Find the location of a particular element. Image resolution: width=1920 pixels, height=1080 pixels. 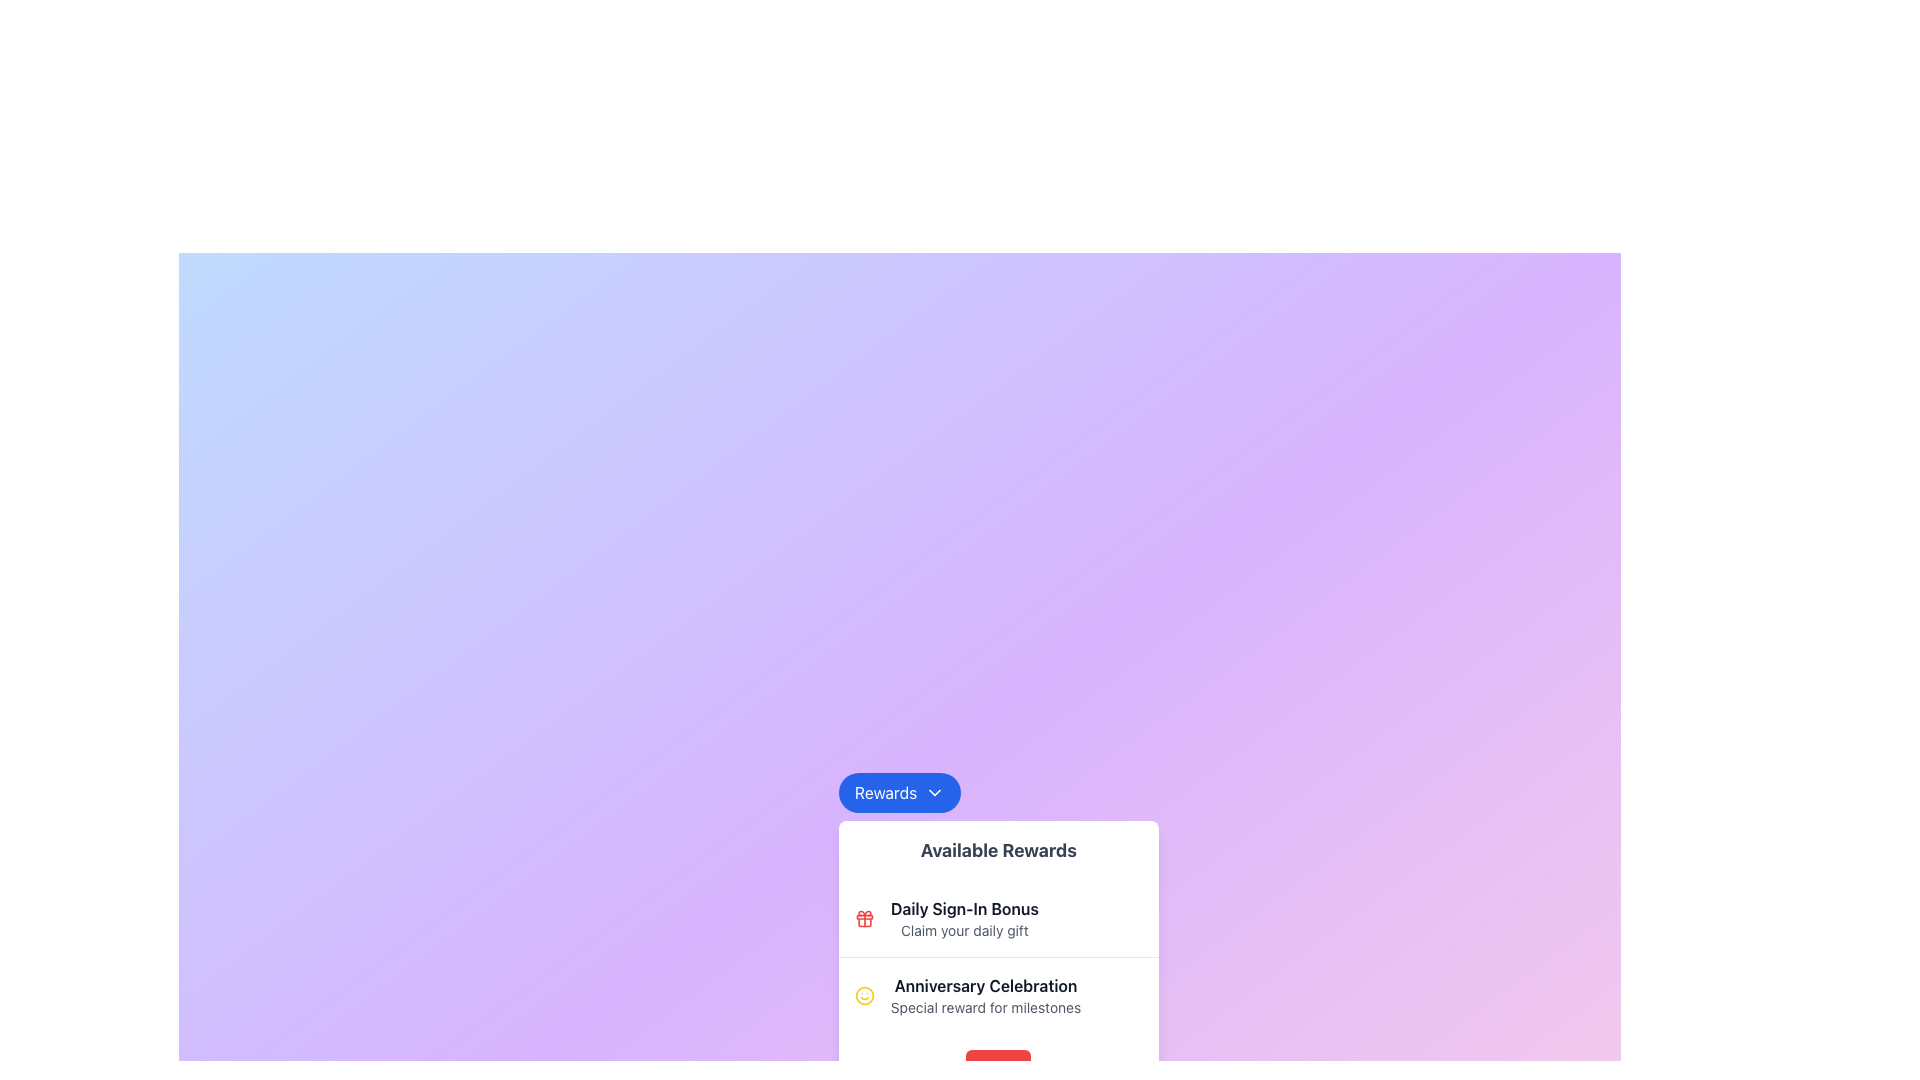

text displayed in the Text Display Component titled 'Anniversary Celebration' which is the second reward option under 'Available Rewards' is located at coordinates (986, 995).